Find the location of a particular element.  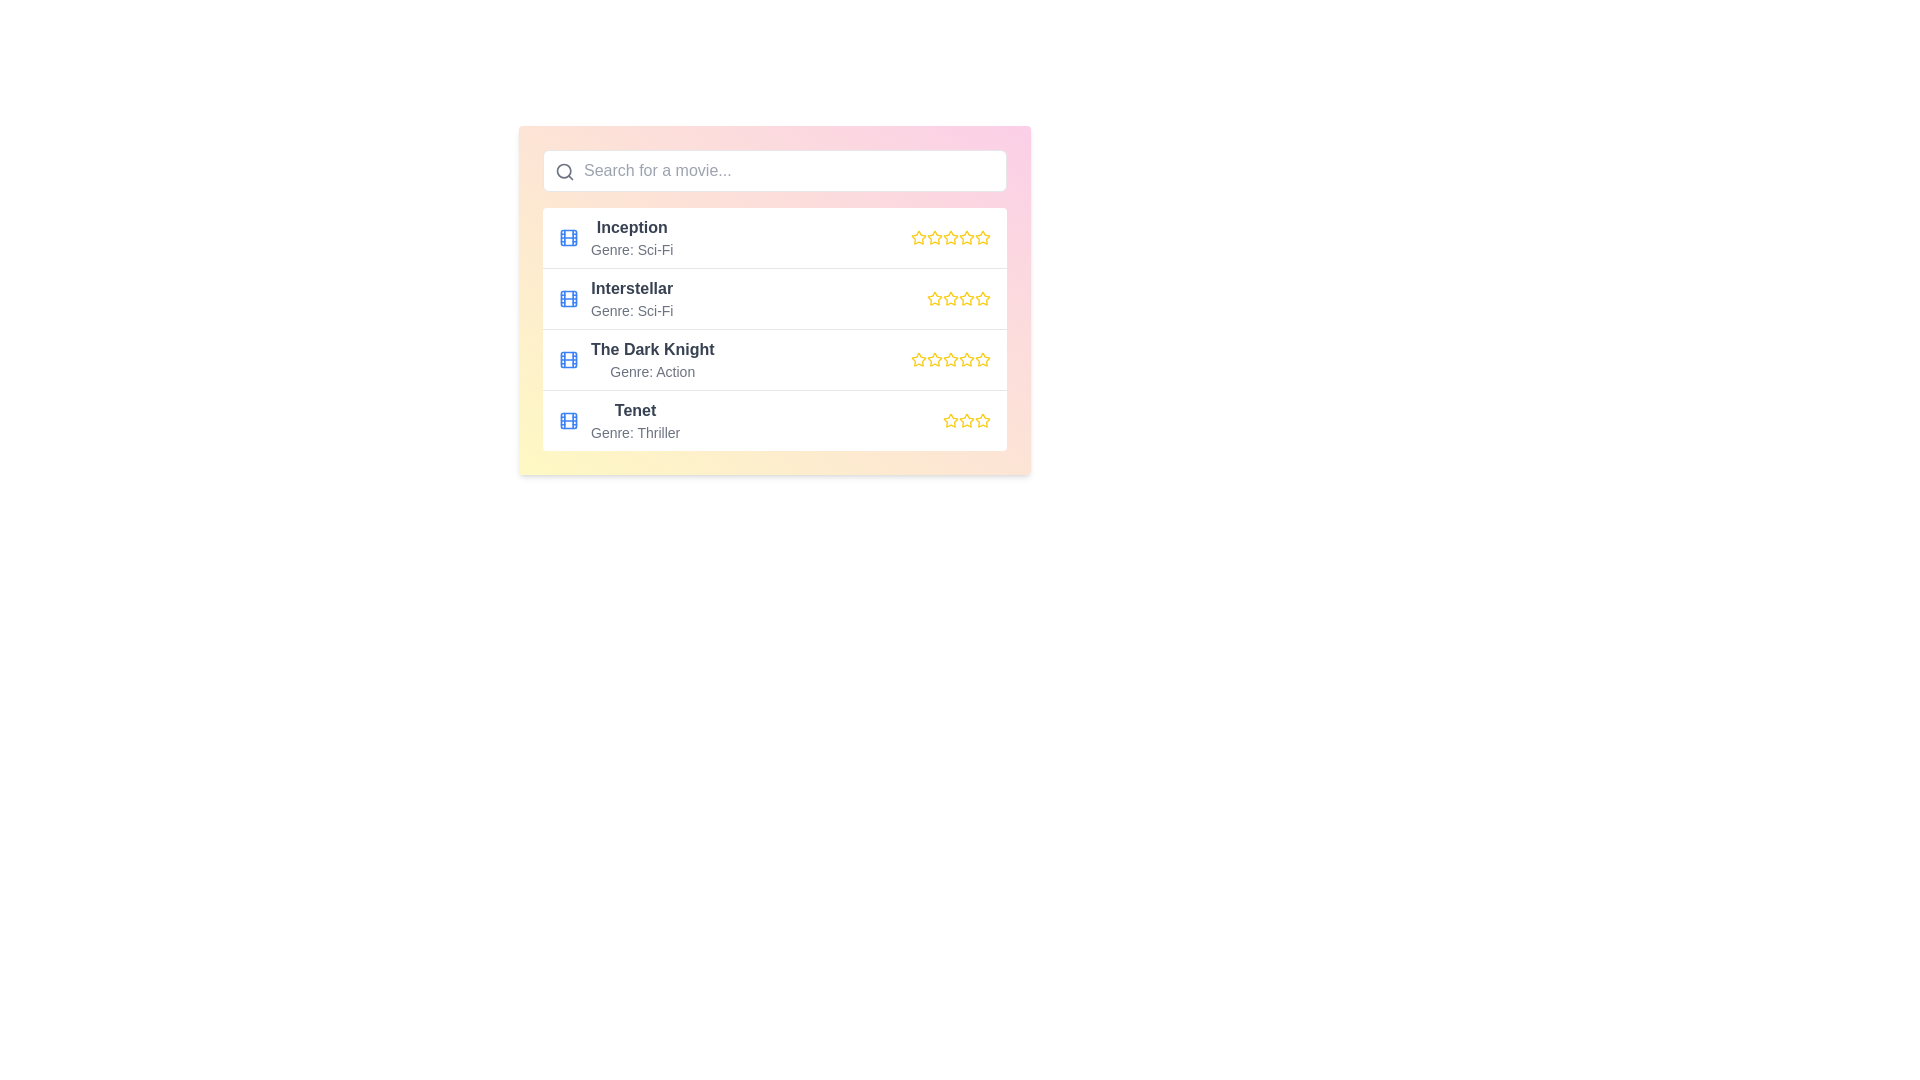

the fourth yellow star icon in the rating widget for the movie 'The Dark Knight' is located at coordinates (983, 358).